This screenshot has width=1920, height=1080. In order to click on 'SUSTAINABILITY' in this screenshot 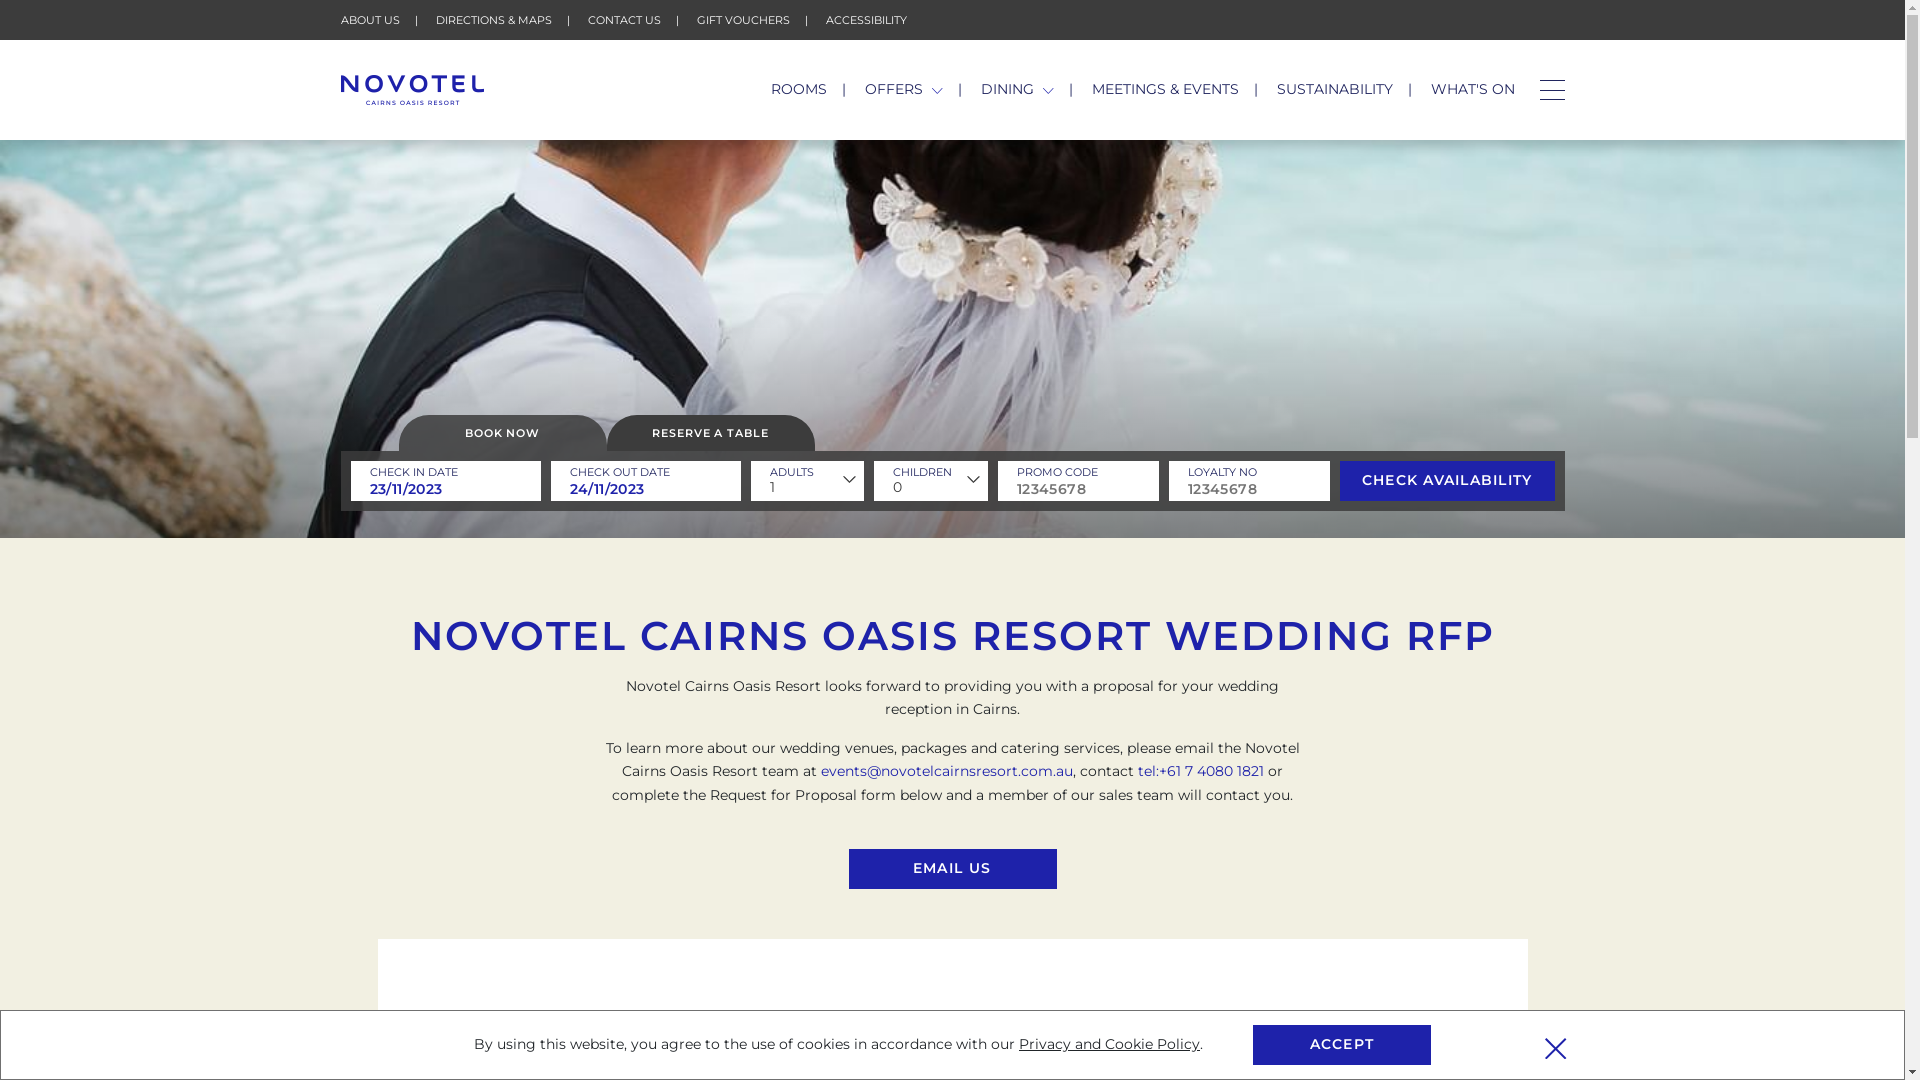, I will do `click(1275, 88)`.